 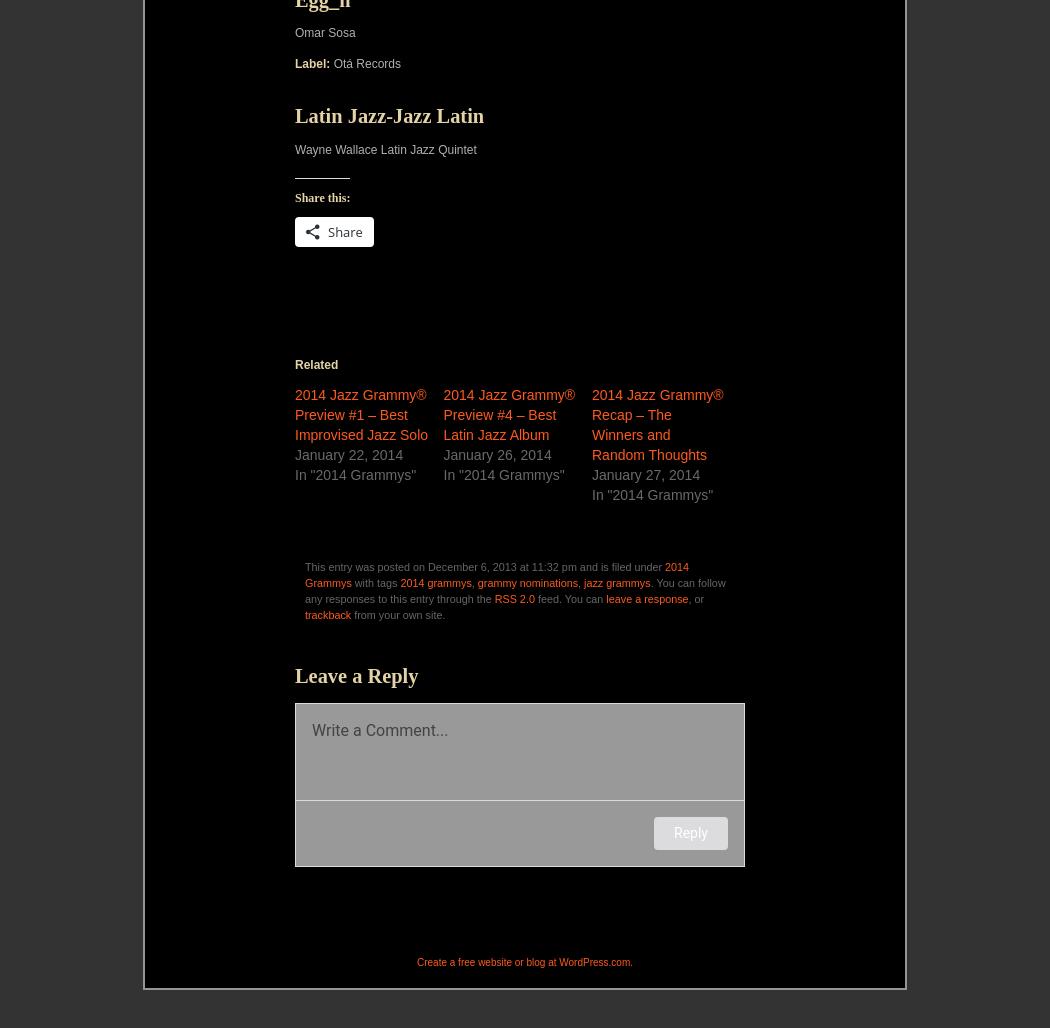 What do you see at coordinates (691, 832) in the screenshot?
I see `'Reply'` at bounding box center [691, 832].